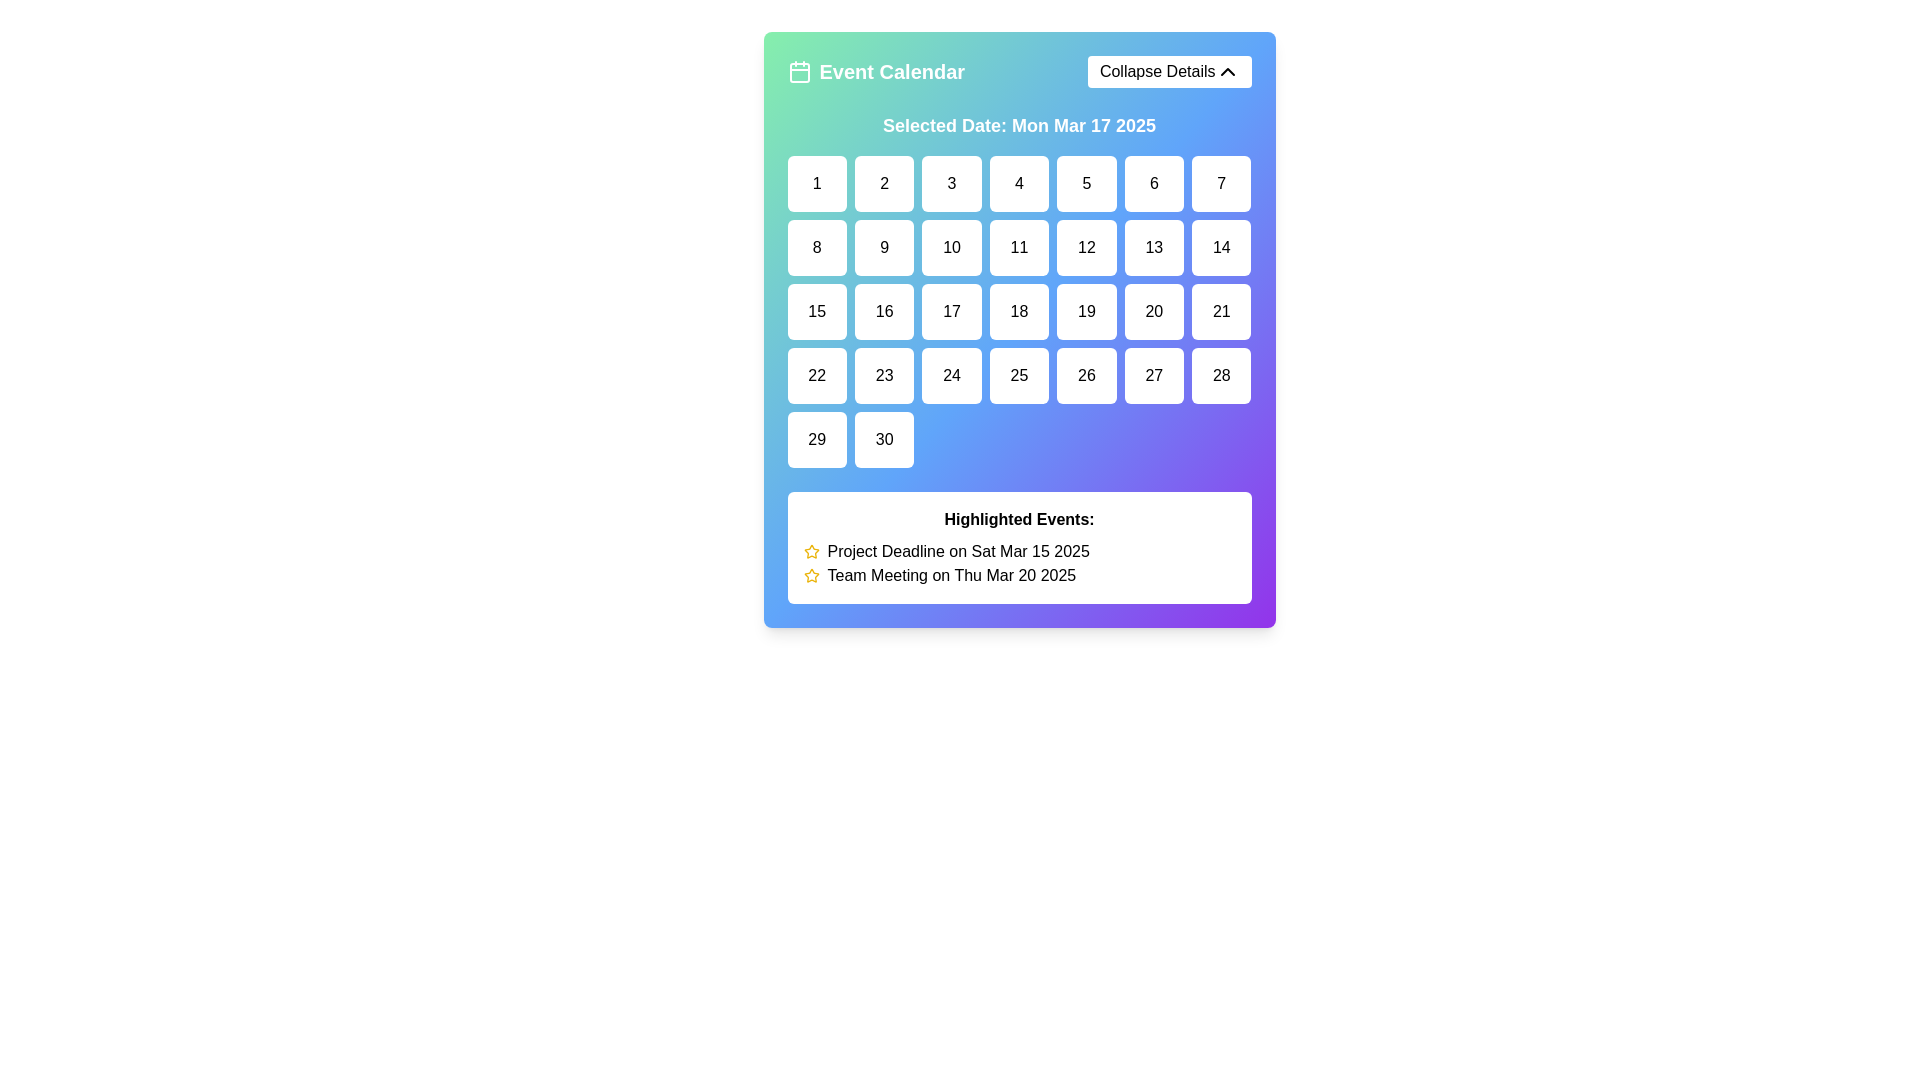 This screenshot has width=1920, height=1080. I want to click on the rounded square button displaying the number '15', which is centrally located, so click(817, 312).